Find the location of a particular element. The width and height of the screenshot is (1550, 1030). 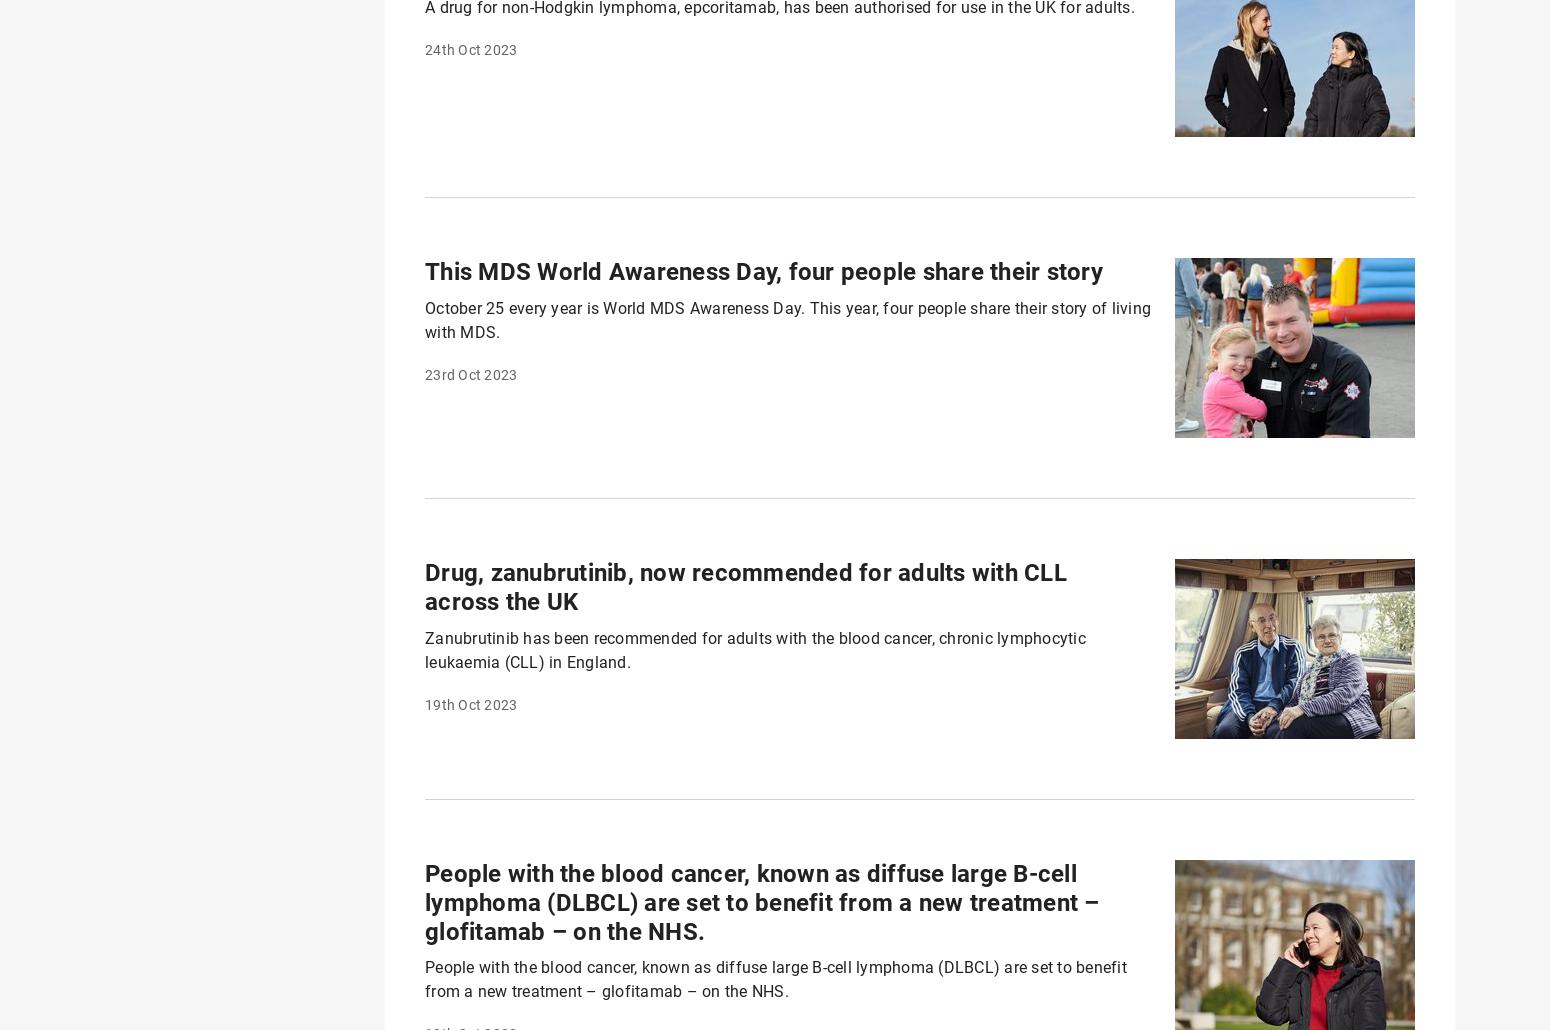

'Cookies' is located at coordinates (411, 983).